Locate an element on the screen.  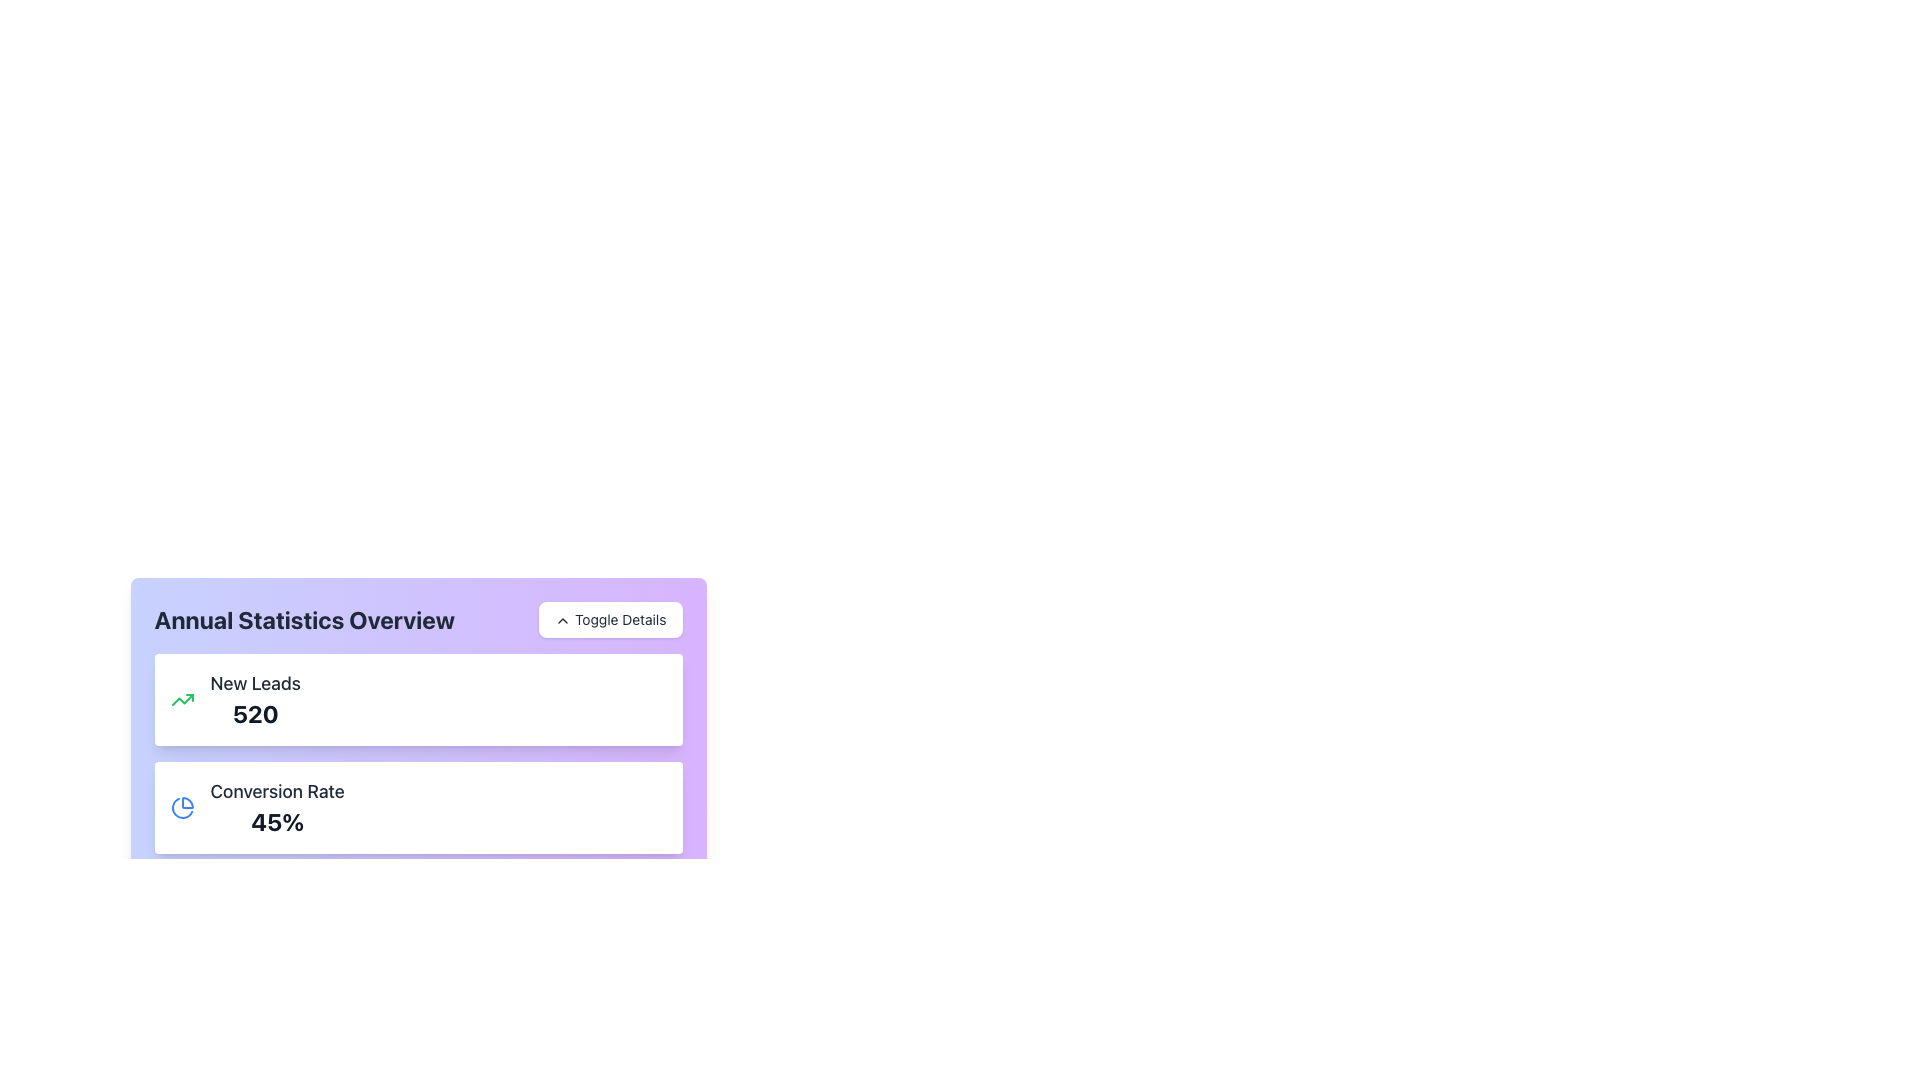
displayed percentage value '45%' located in the 'Conversion Rate' section of the 'Annual Statistics Overview' card, which is represented in a large, bold font and is centered below the label 'Conversion Rate' is located at coordinates (276, 821).